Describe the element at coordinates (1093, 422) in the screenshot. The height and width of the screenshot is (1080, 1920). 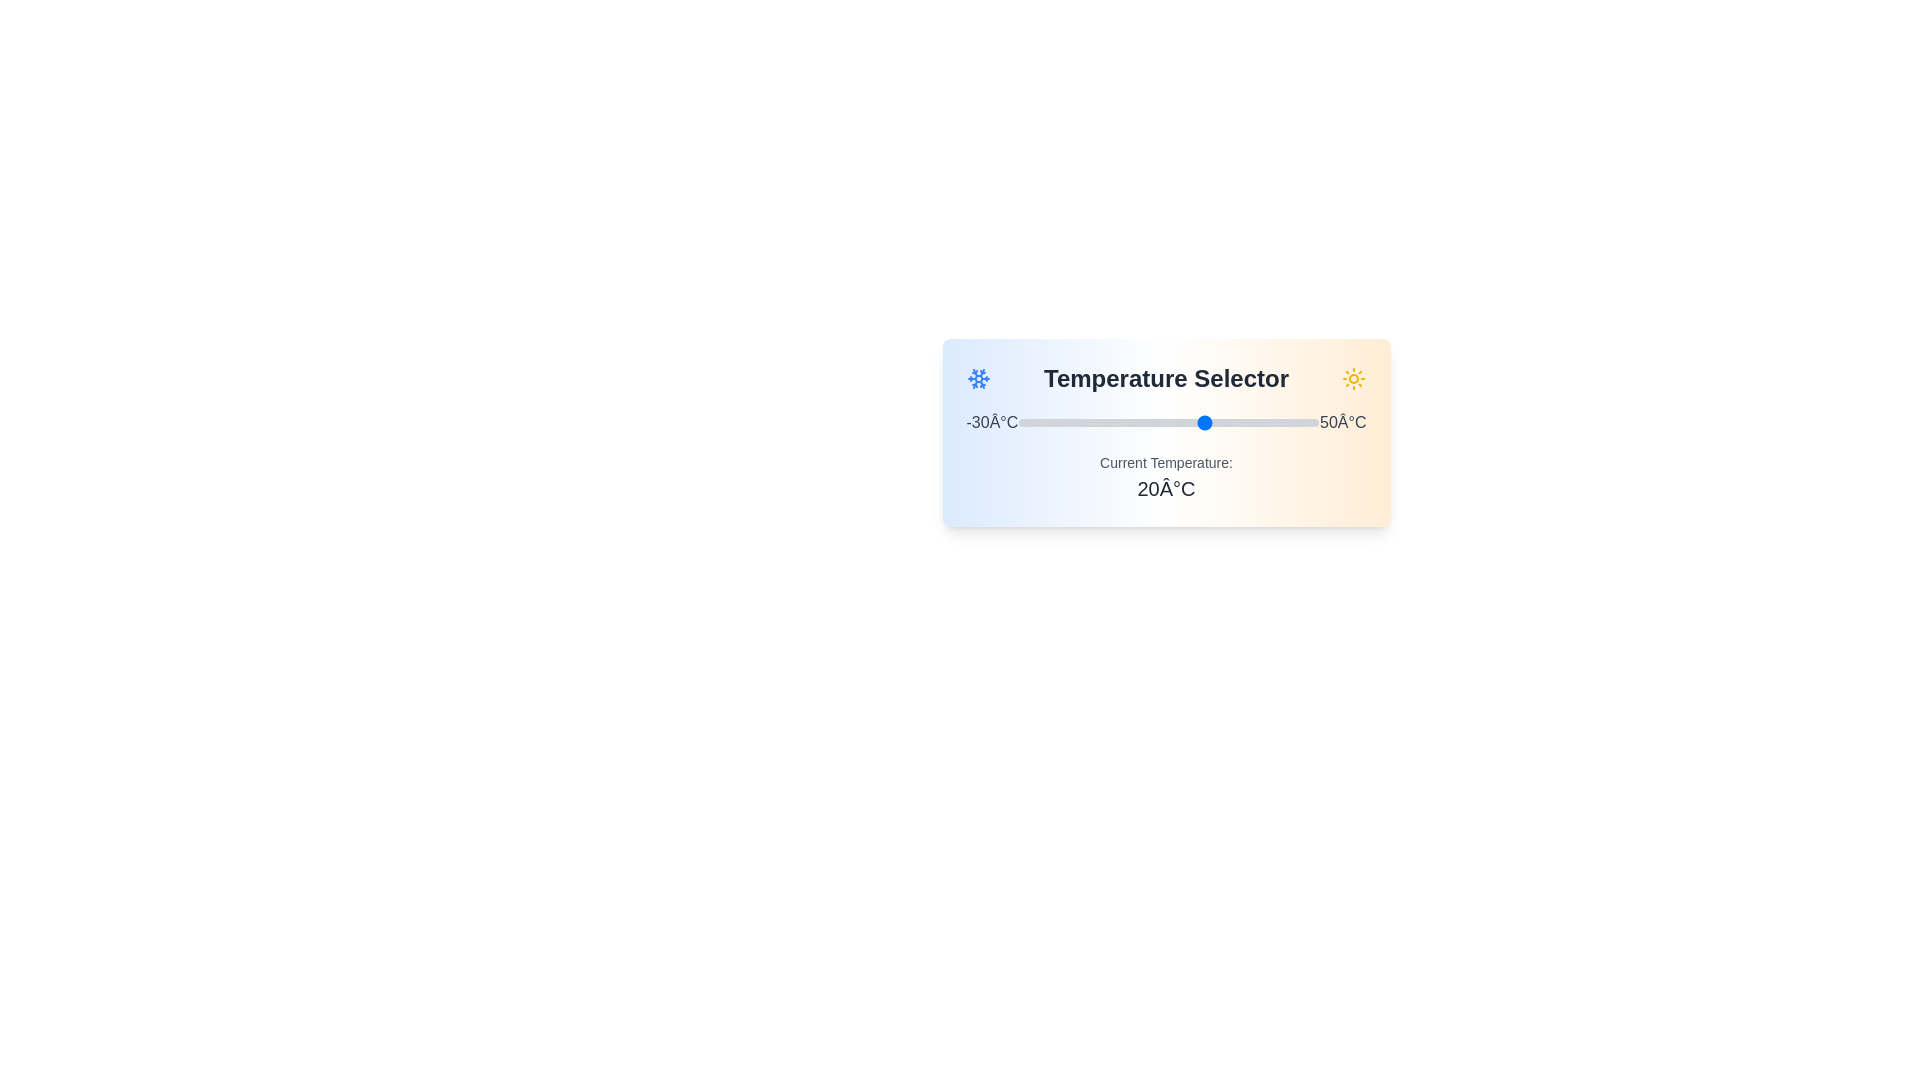
I see `the temperature slider` at that location.